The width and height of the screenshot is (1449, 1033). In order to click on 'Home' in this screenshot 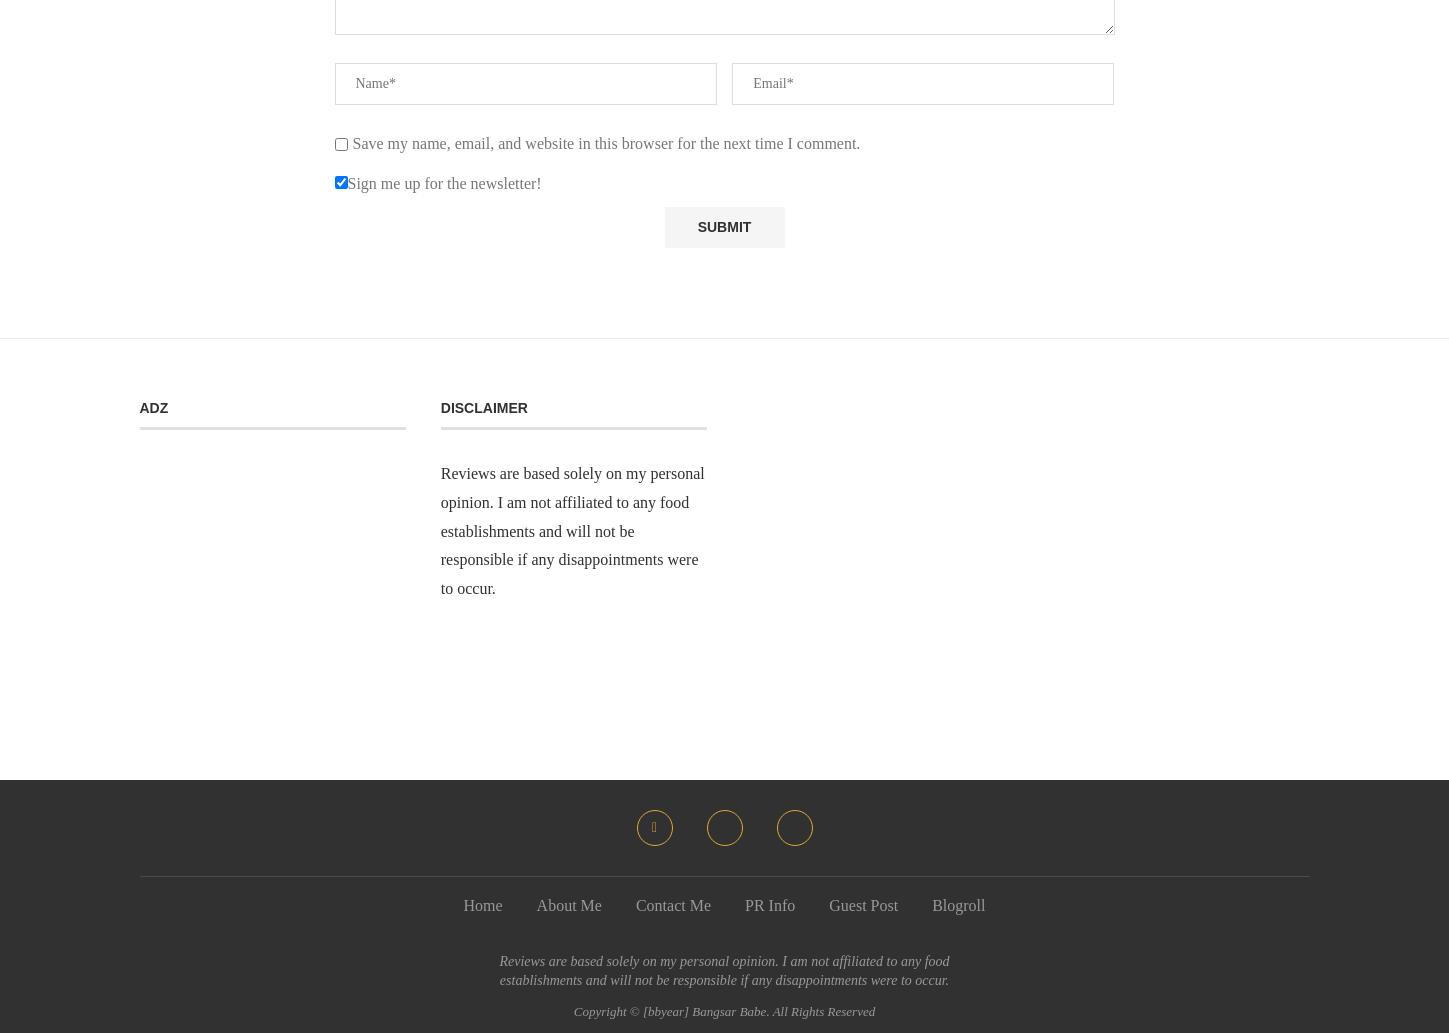, I will do `click(482, 903)`.